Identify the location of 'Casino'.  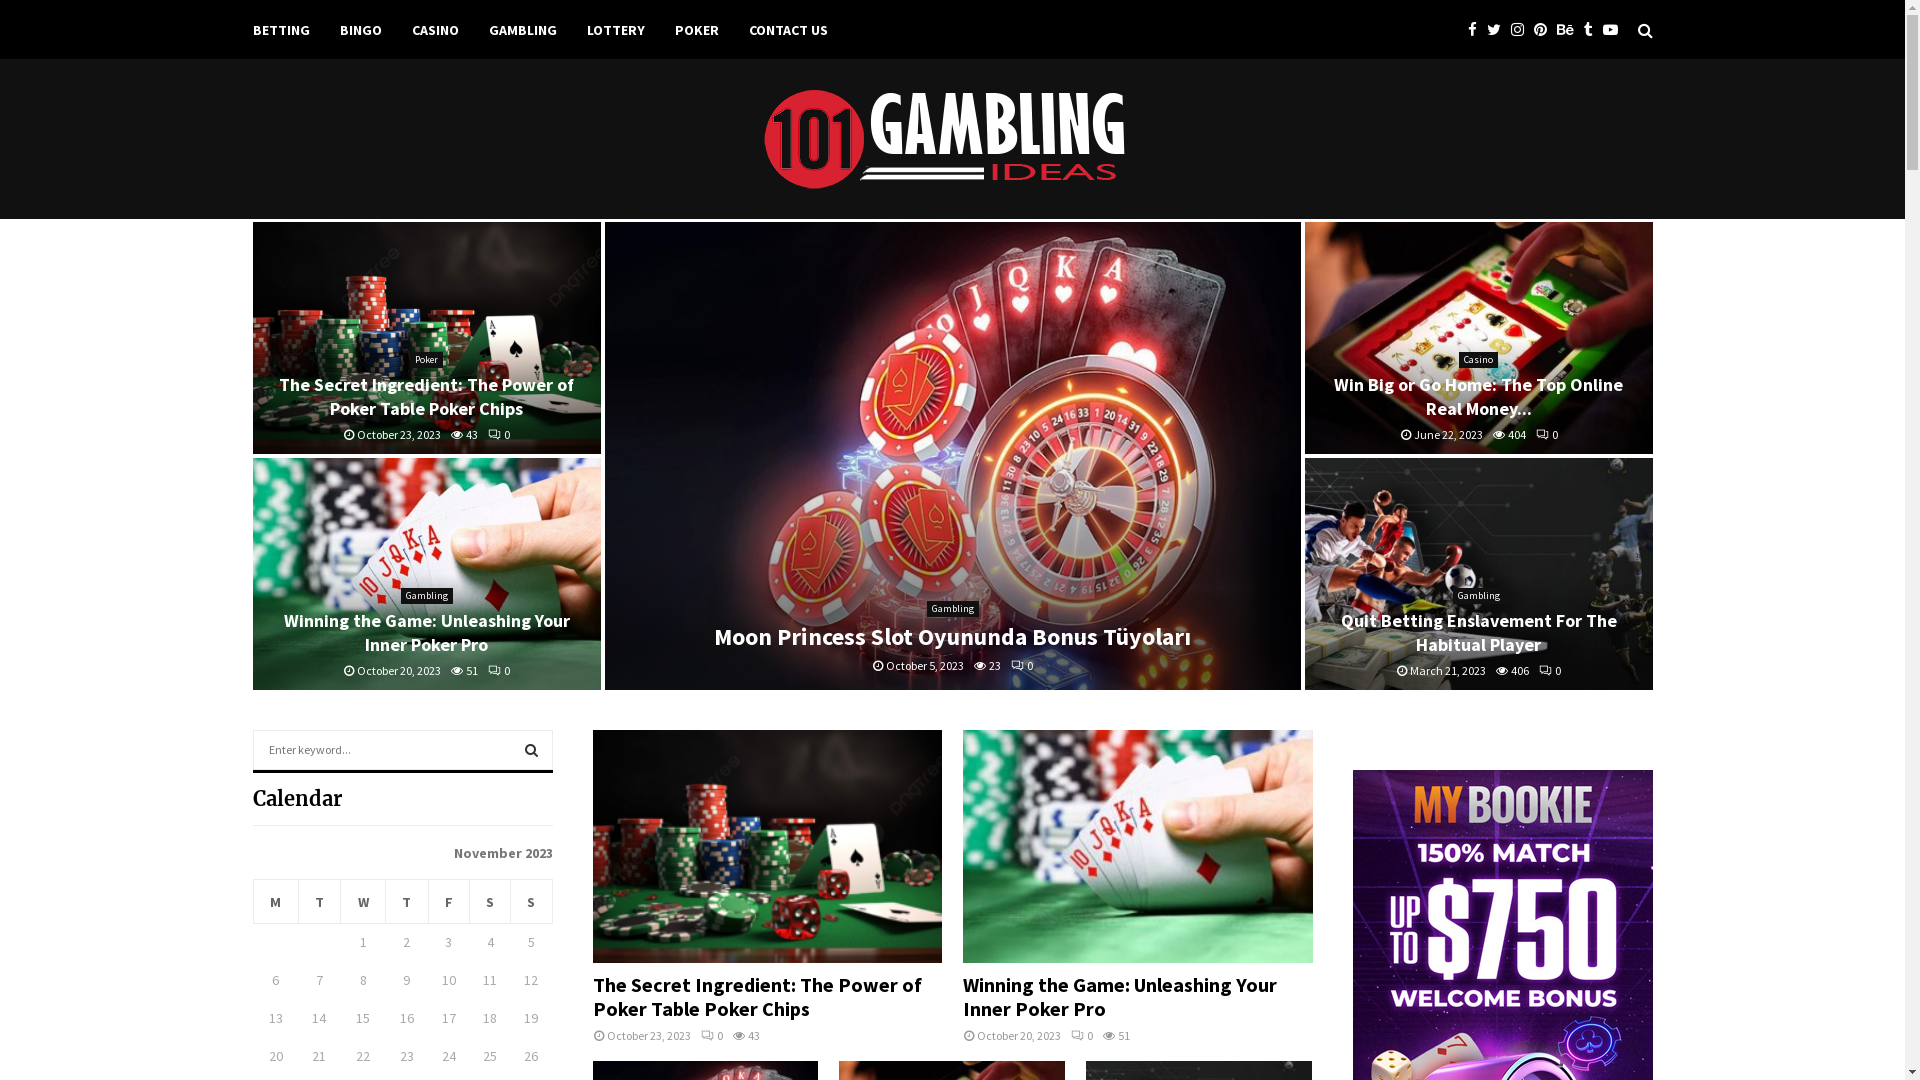
(1478, 358).